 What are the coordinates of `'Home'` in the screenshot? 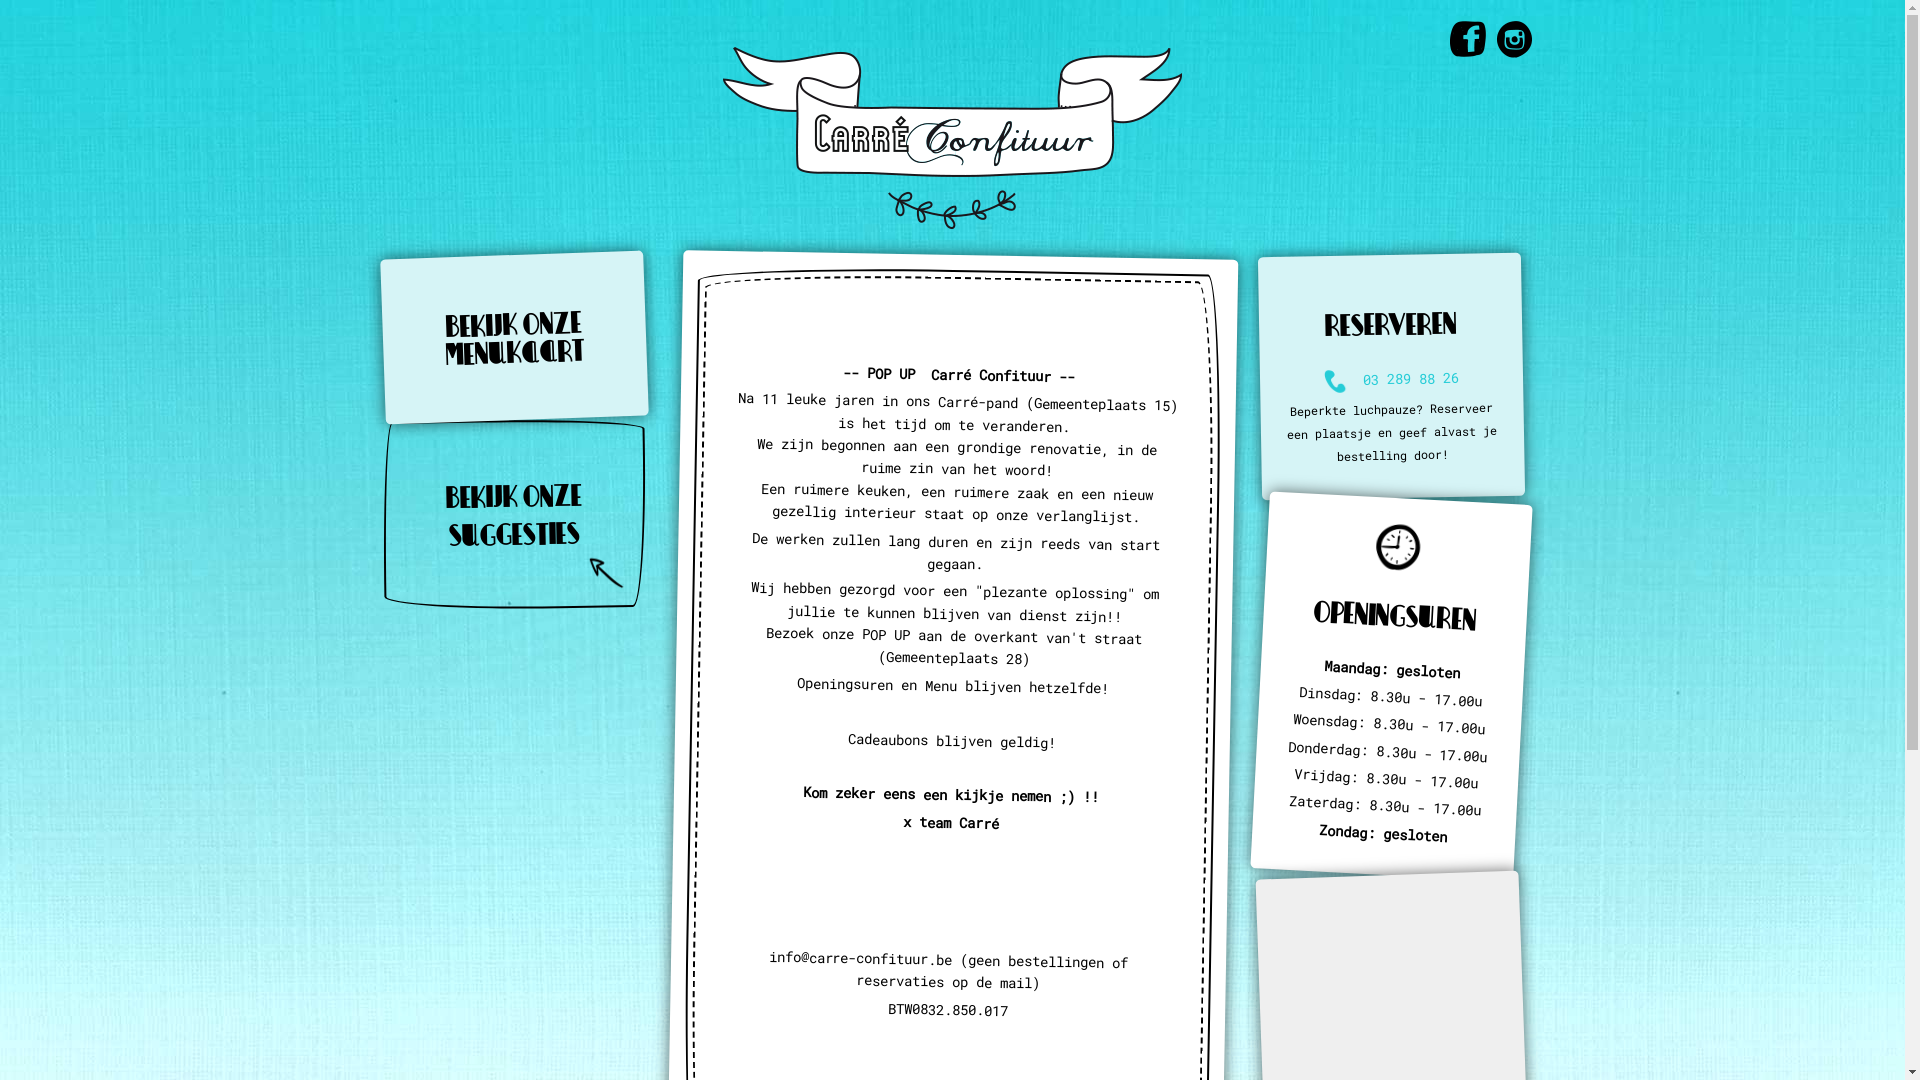 It's located at (951, 135).